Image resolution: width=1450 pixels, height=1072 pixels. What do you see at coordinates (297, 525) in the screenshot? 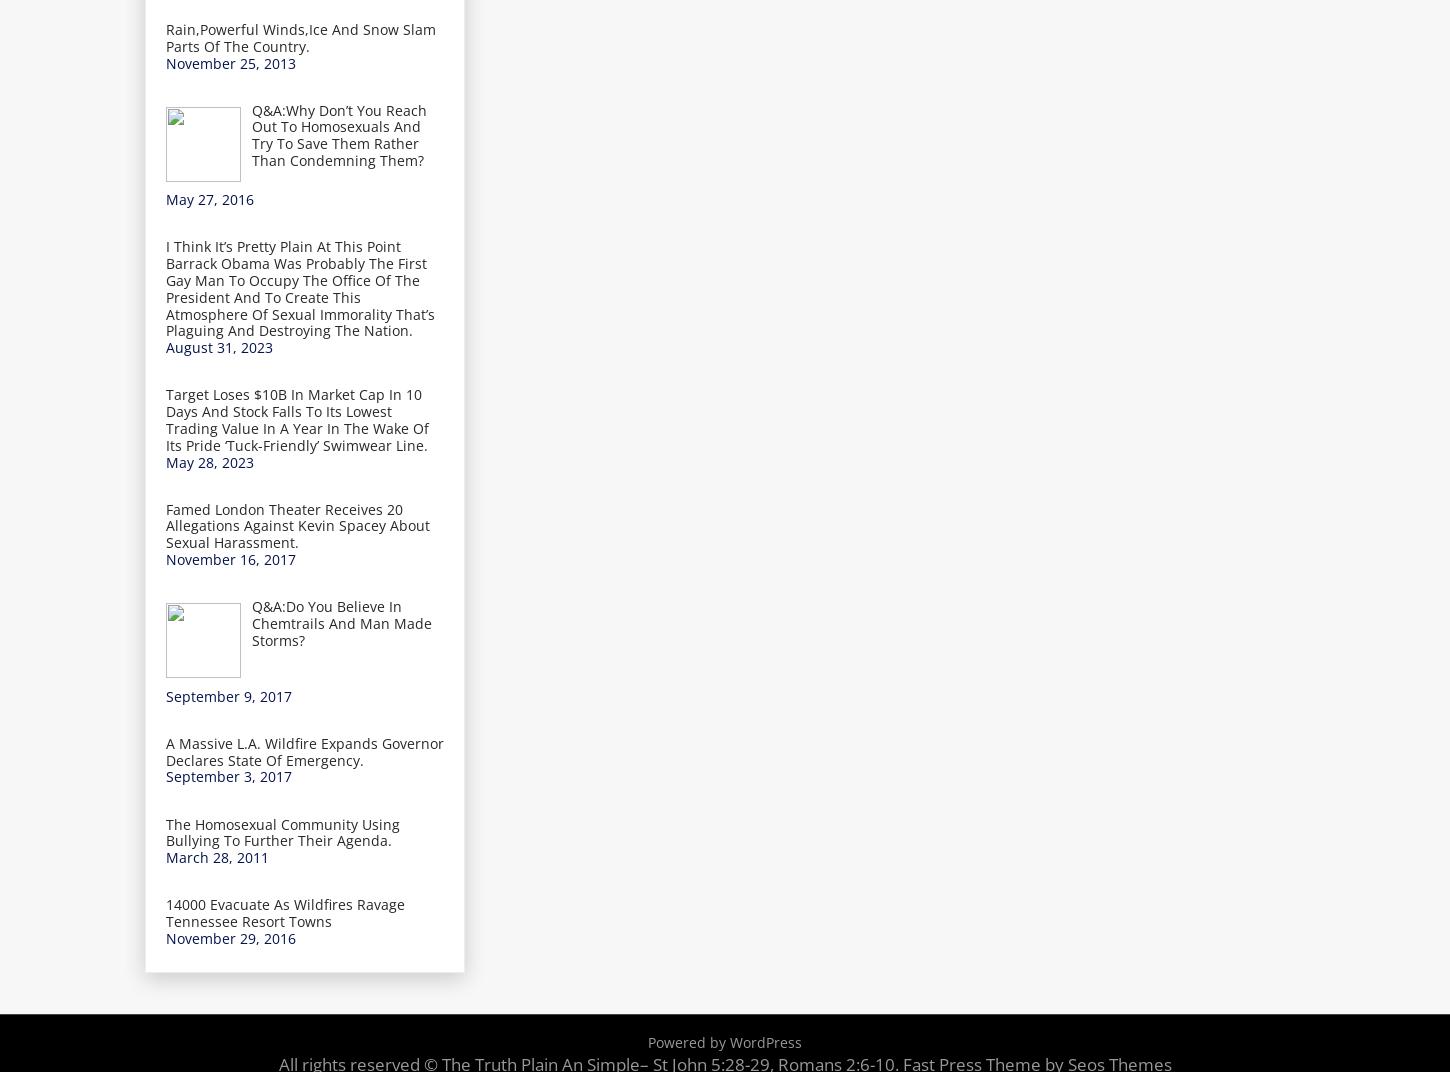
I see `'Famed London Theater Receives 20 Allegations Against Kevin Spacey About Sexual Harassment.'` at bounding box center [297, 525].